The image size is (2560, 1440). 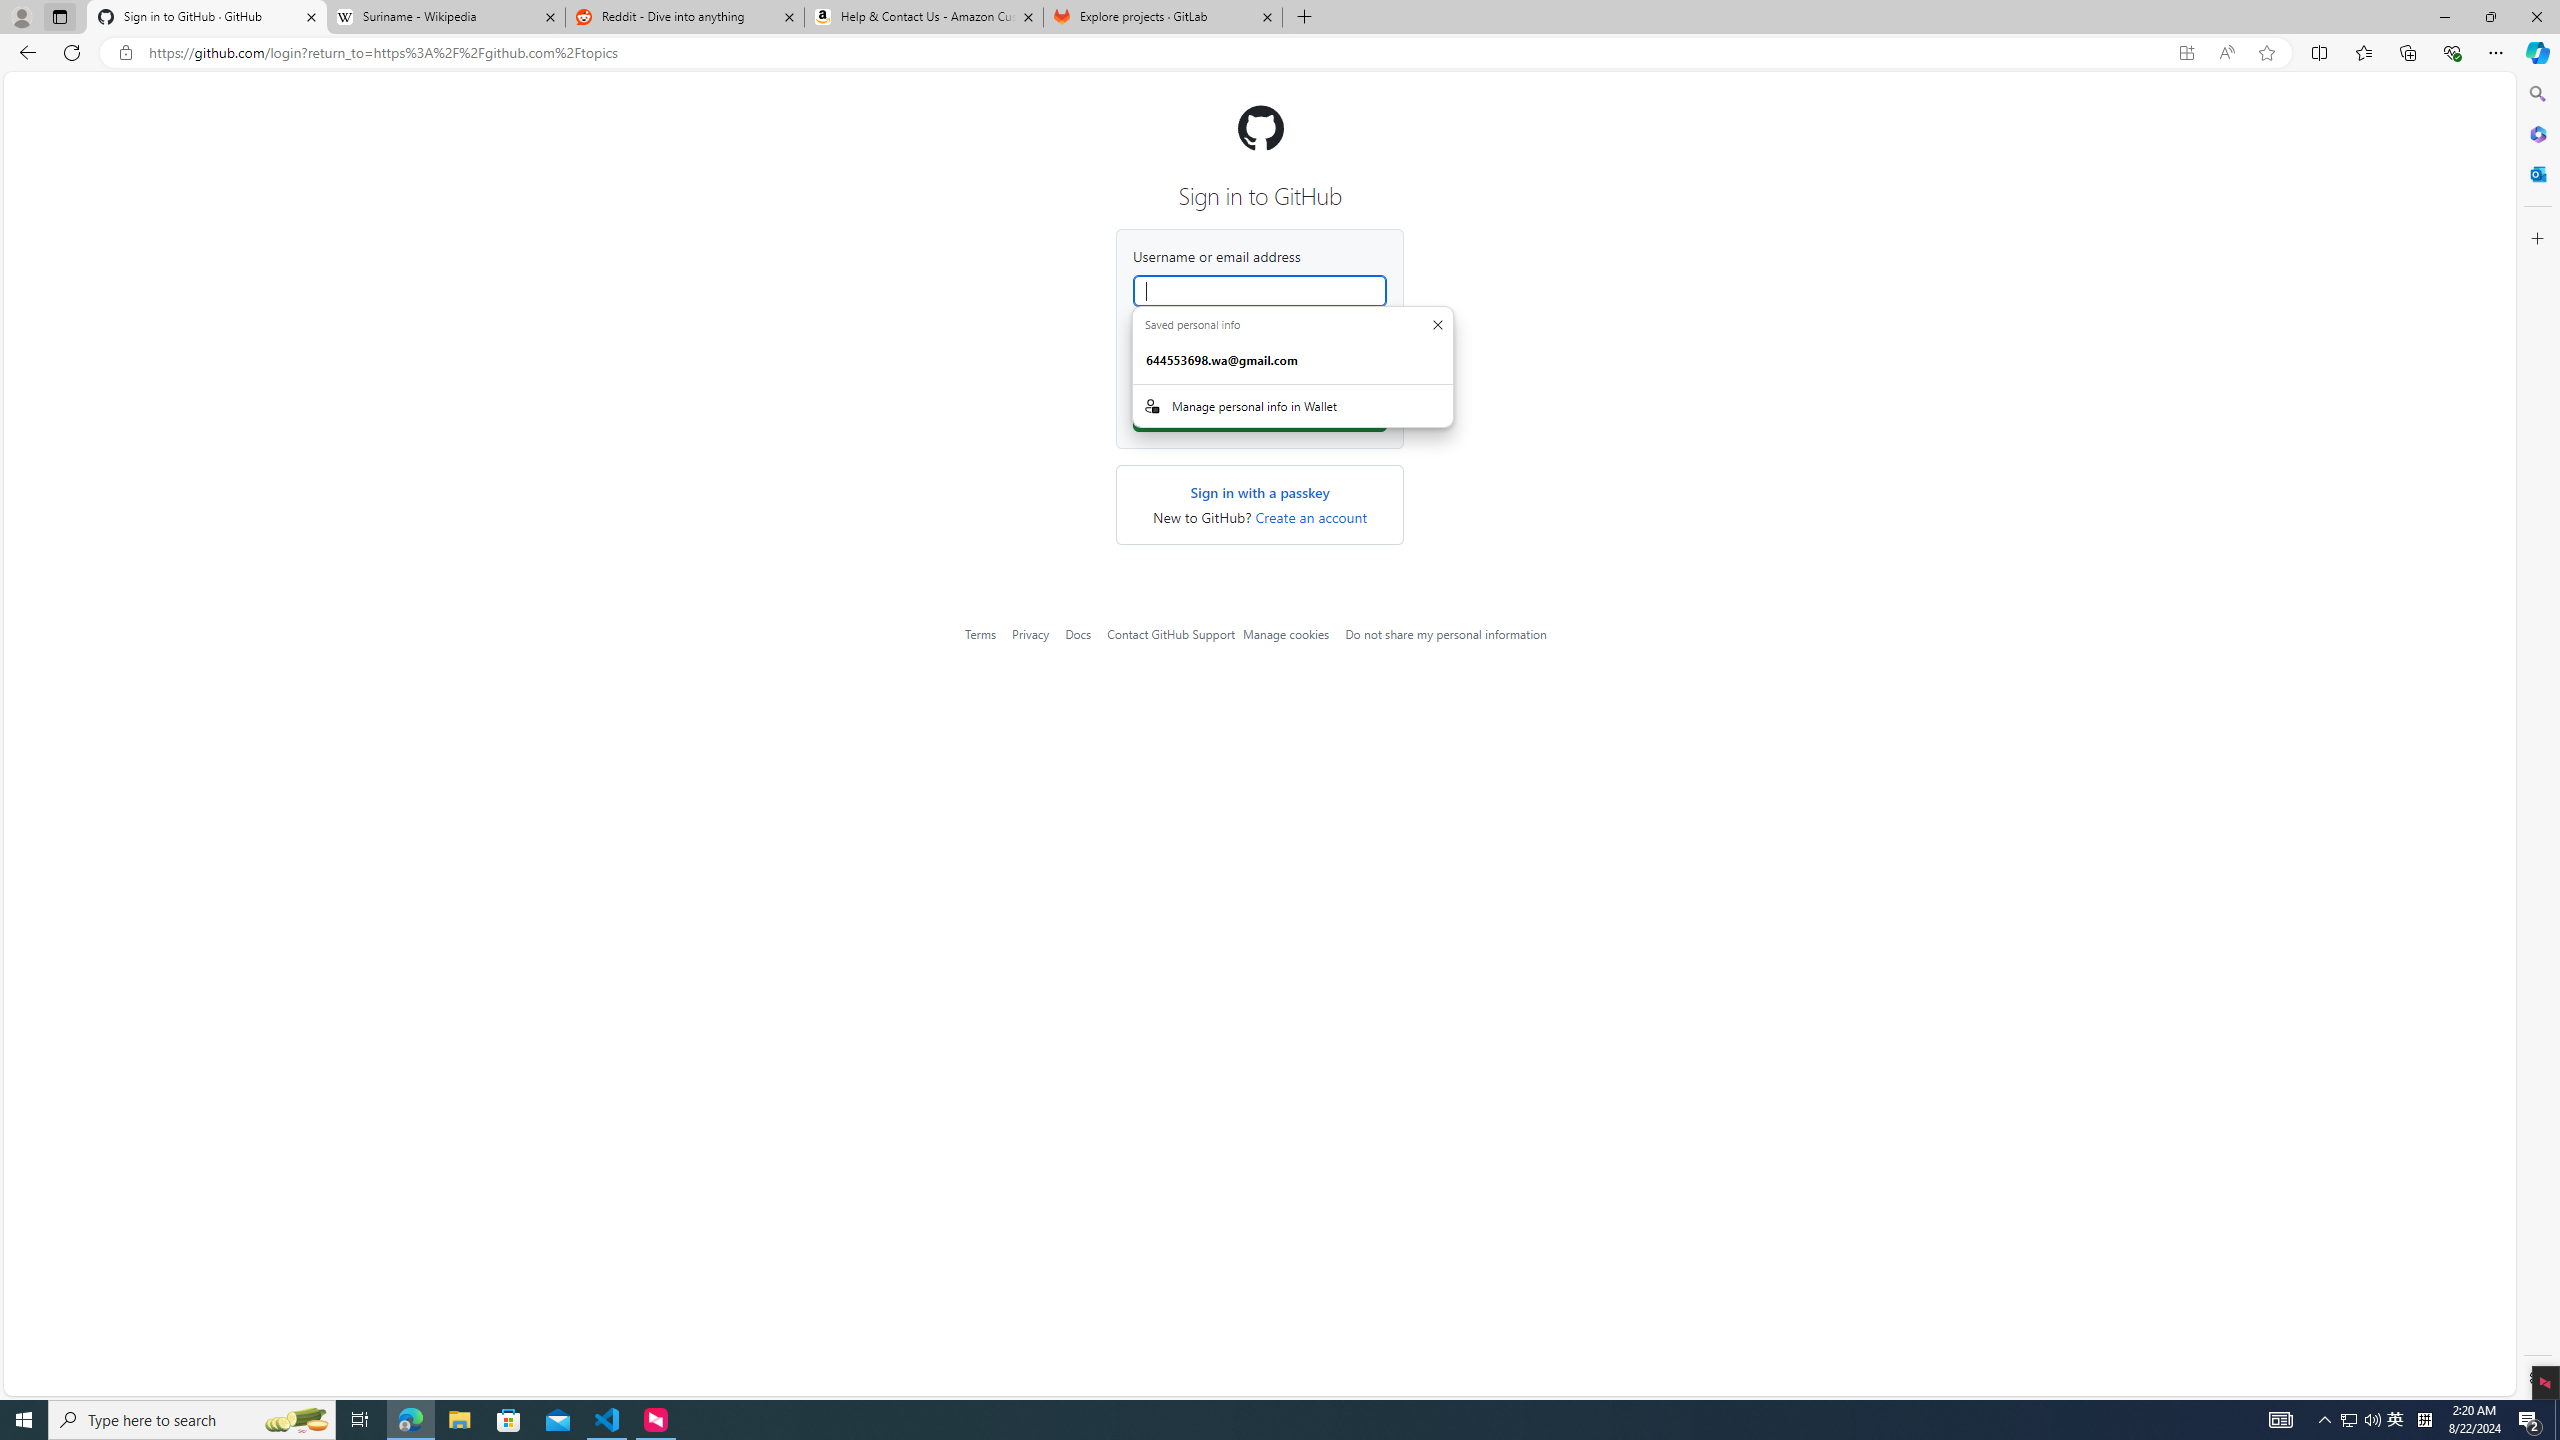 I want to click on 'Reddit - Dive into anything', so click(x=685, y=16).